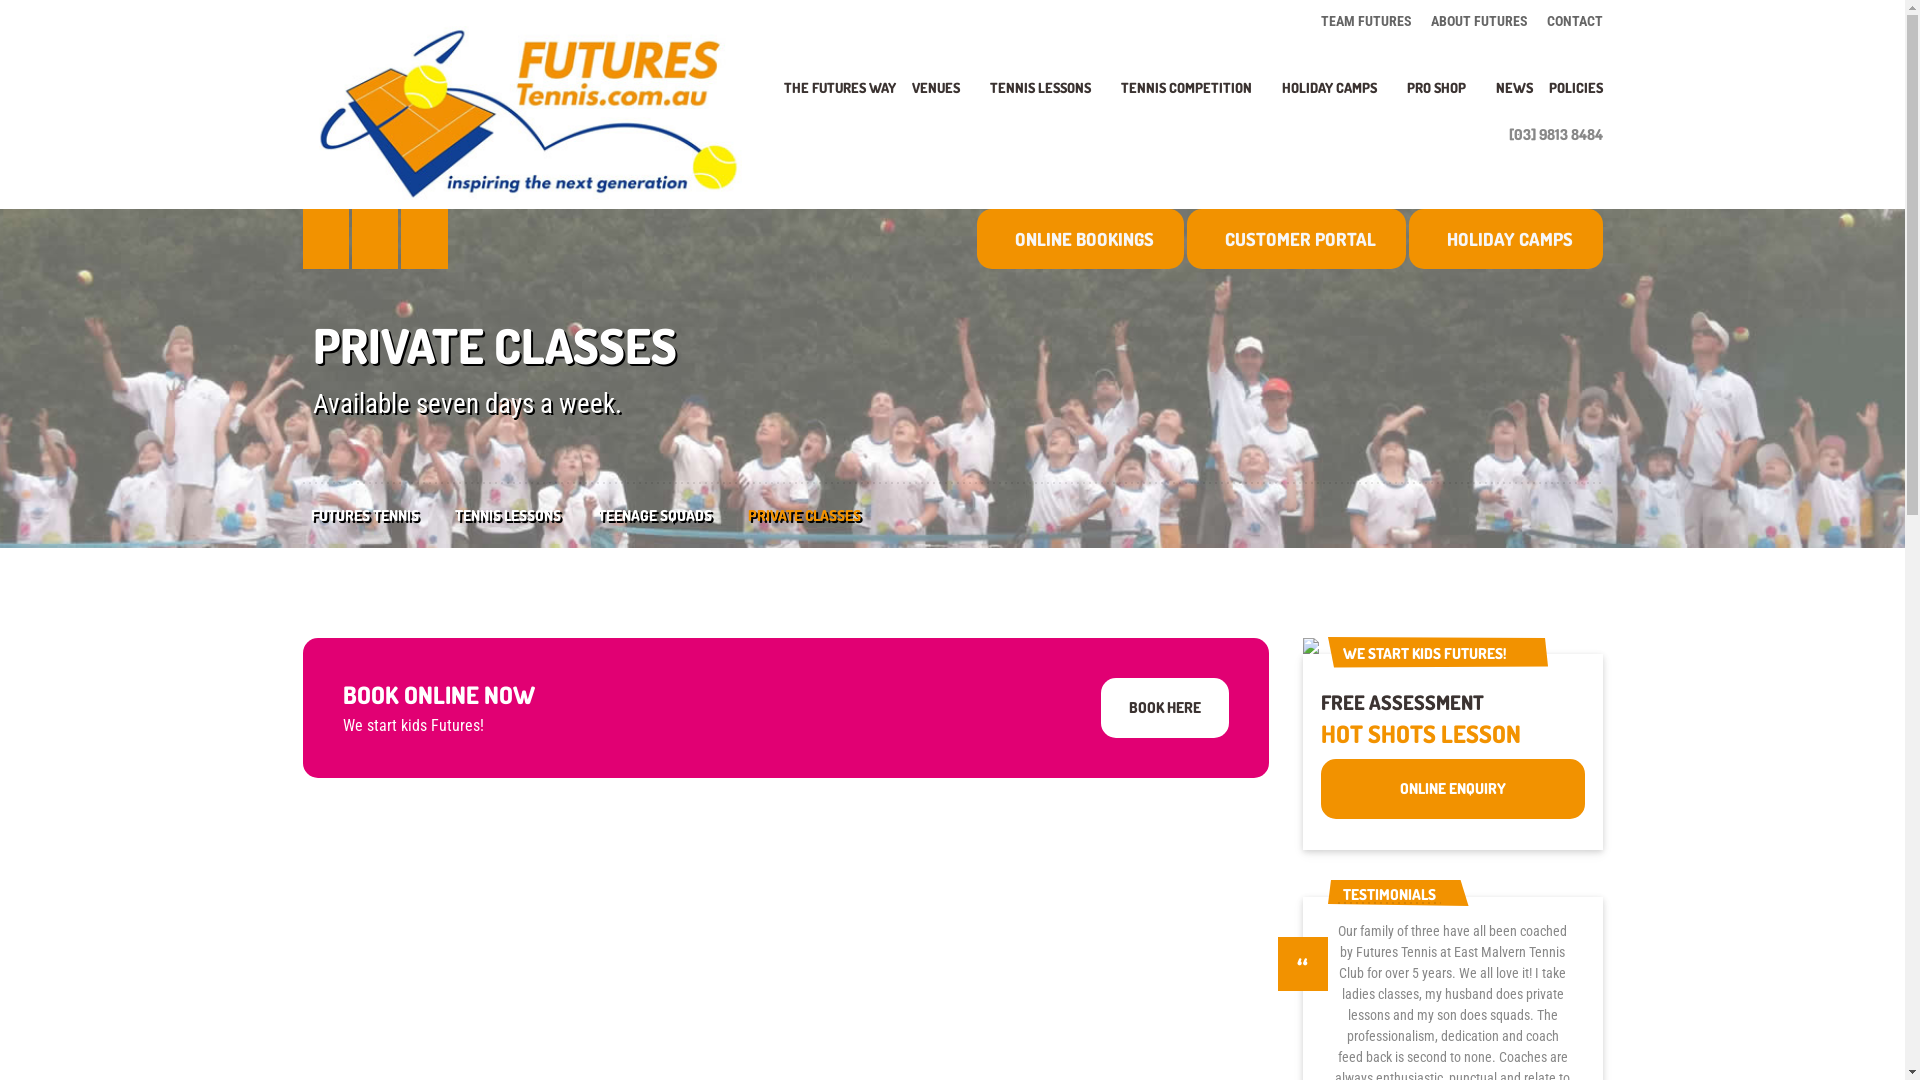 The width and height of the screenshot is (1920, 1080). Describe the element at coordinates (382, 514) in the screenshot. I see `'FUTURES TENNIS'` at that location.